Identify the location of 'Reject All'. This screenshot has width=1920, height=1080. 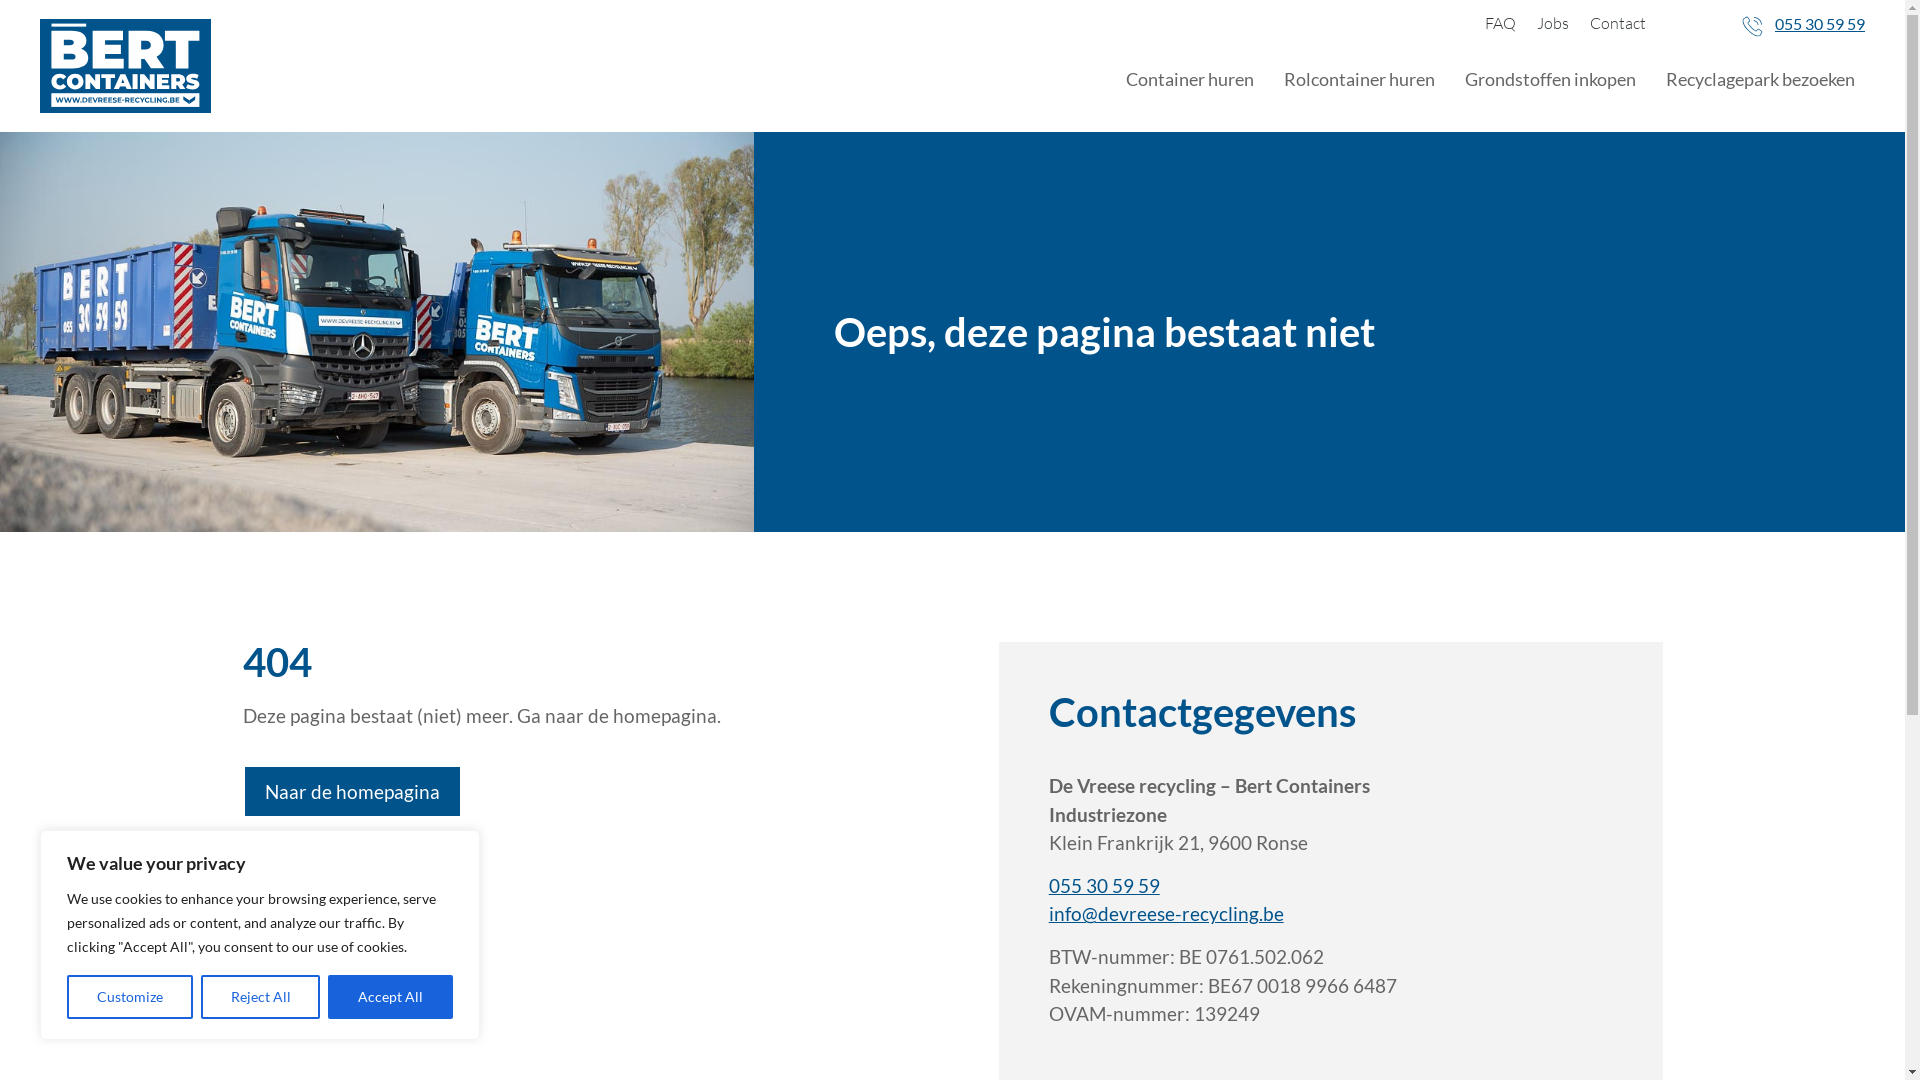
(201, 996).